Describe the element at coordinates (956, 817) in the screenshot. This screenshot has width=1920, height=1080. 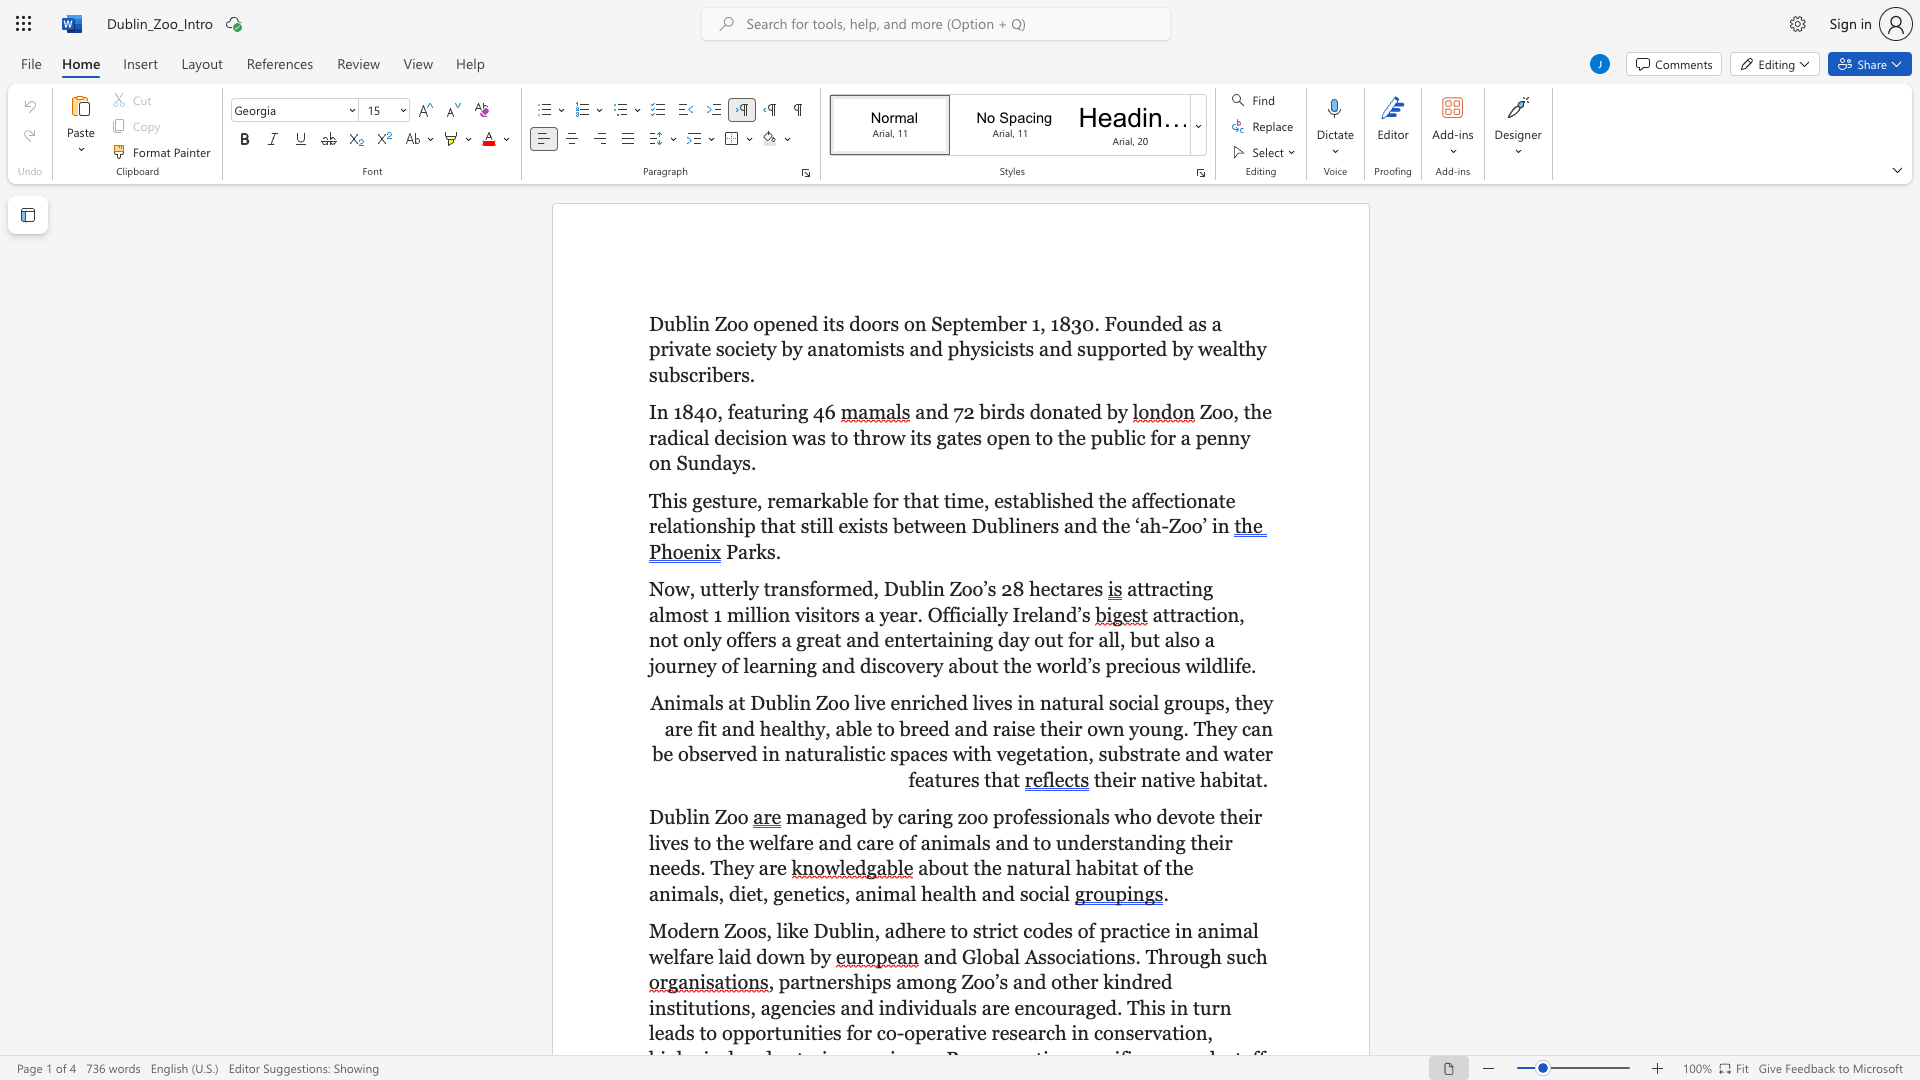
I see `the subset text "zoo professionals who" within the text "managed by caring zoo professionals who devote their lives to the welfare and care of animals and to understanding their needs. They are"` at that location.